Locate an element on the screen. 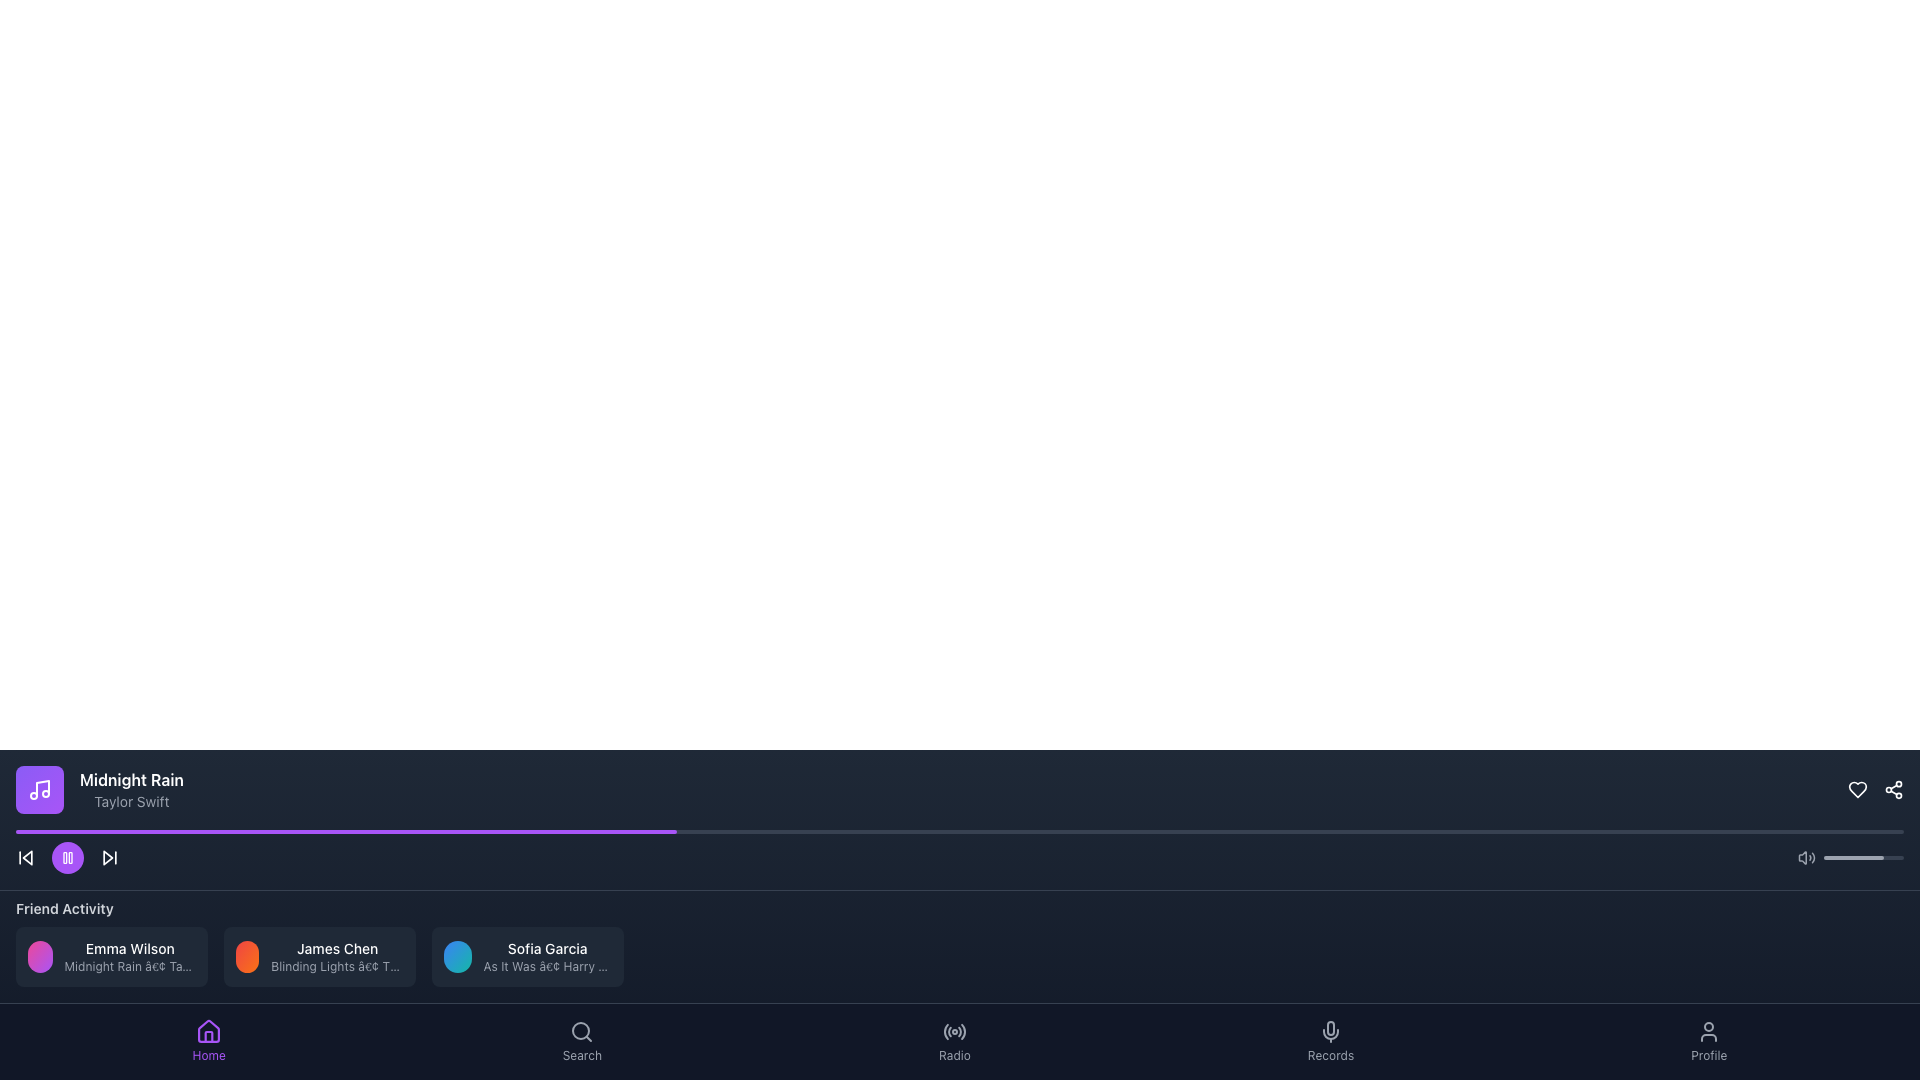 The height and width of the screenshot is (1080, 1920). the 'Profile' button, which features a user silhouette icon above the text in a navigation bar at the bottom of the interface is located at coordinates (1708, 1040).